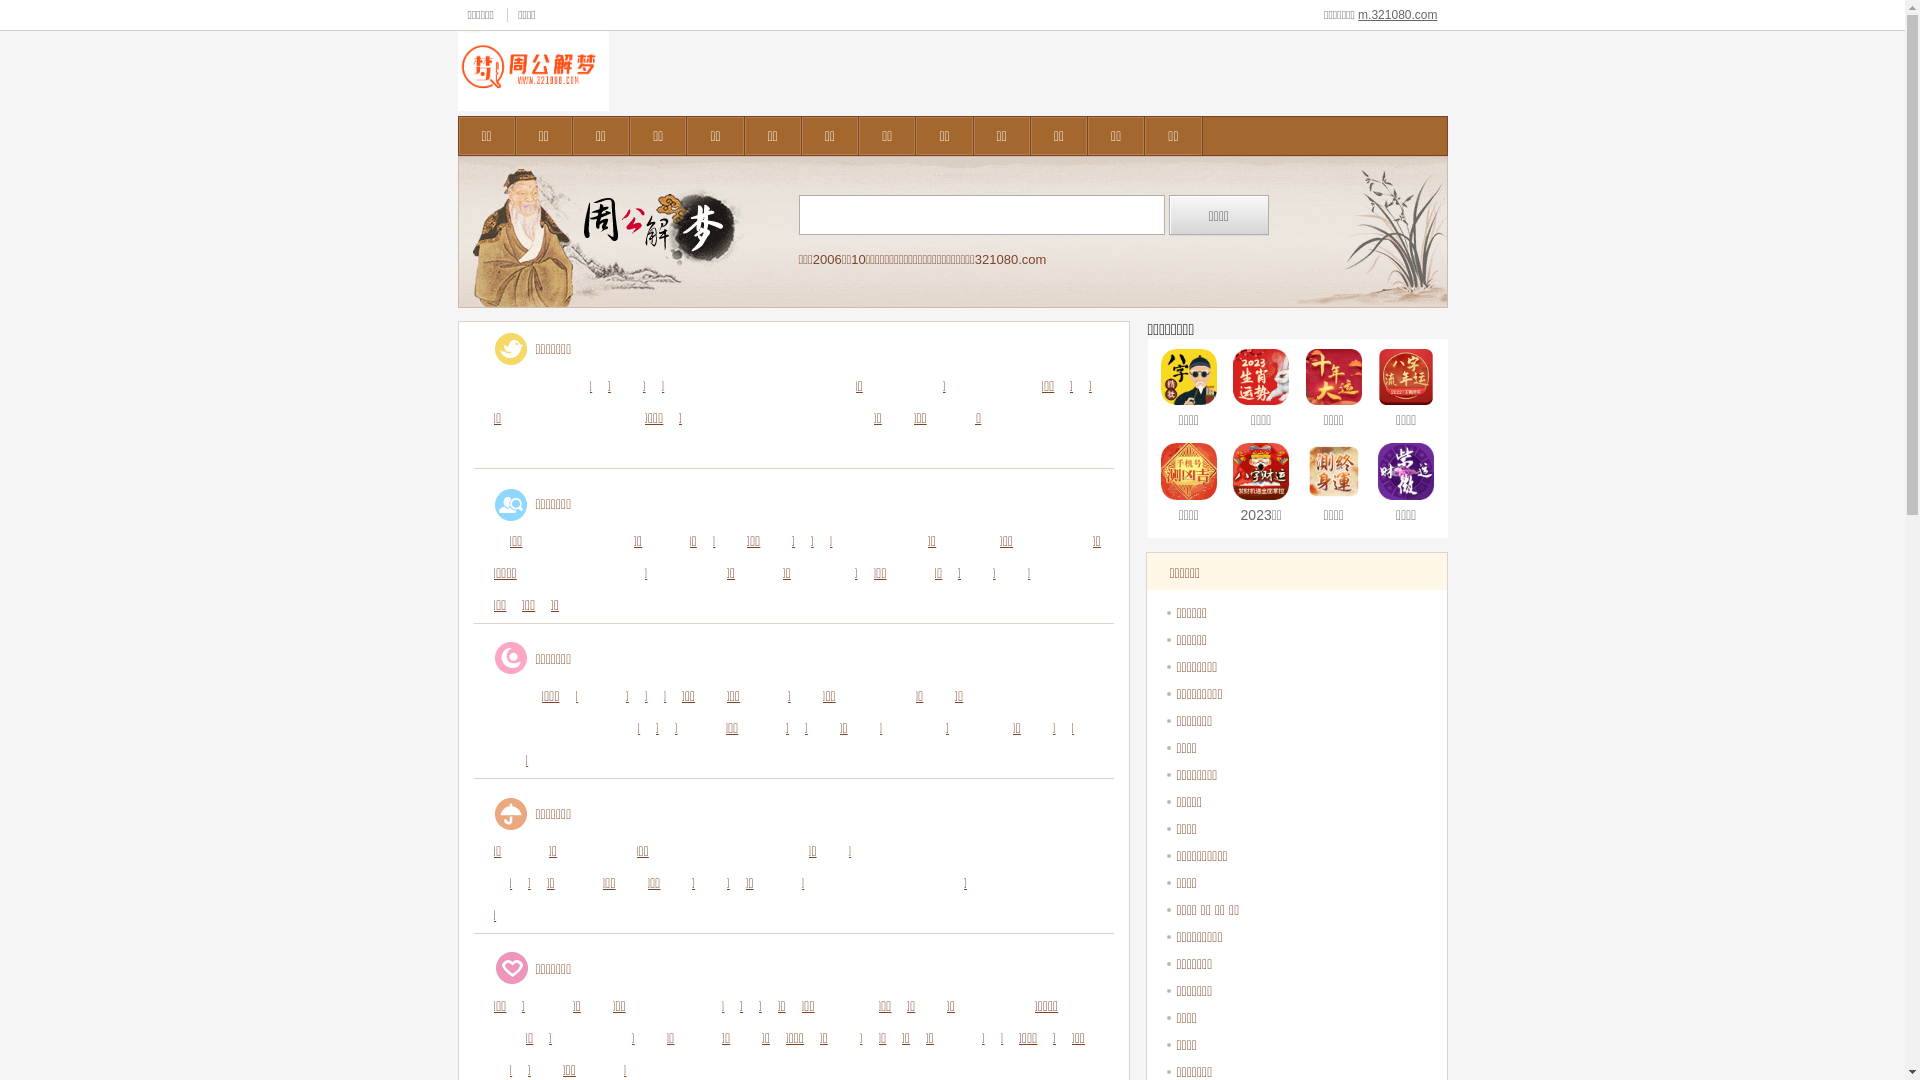  I want to click on 'm.321080.com', so click(1396, 15).